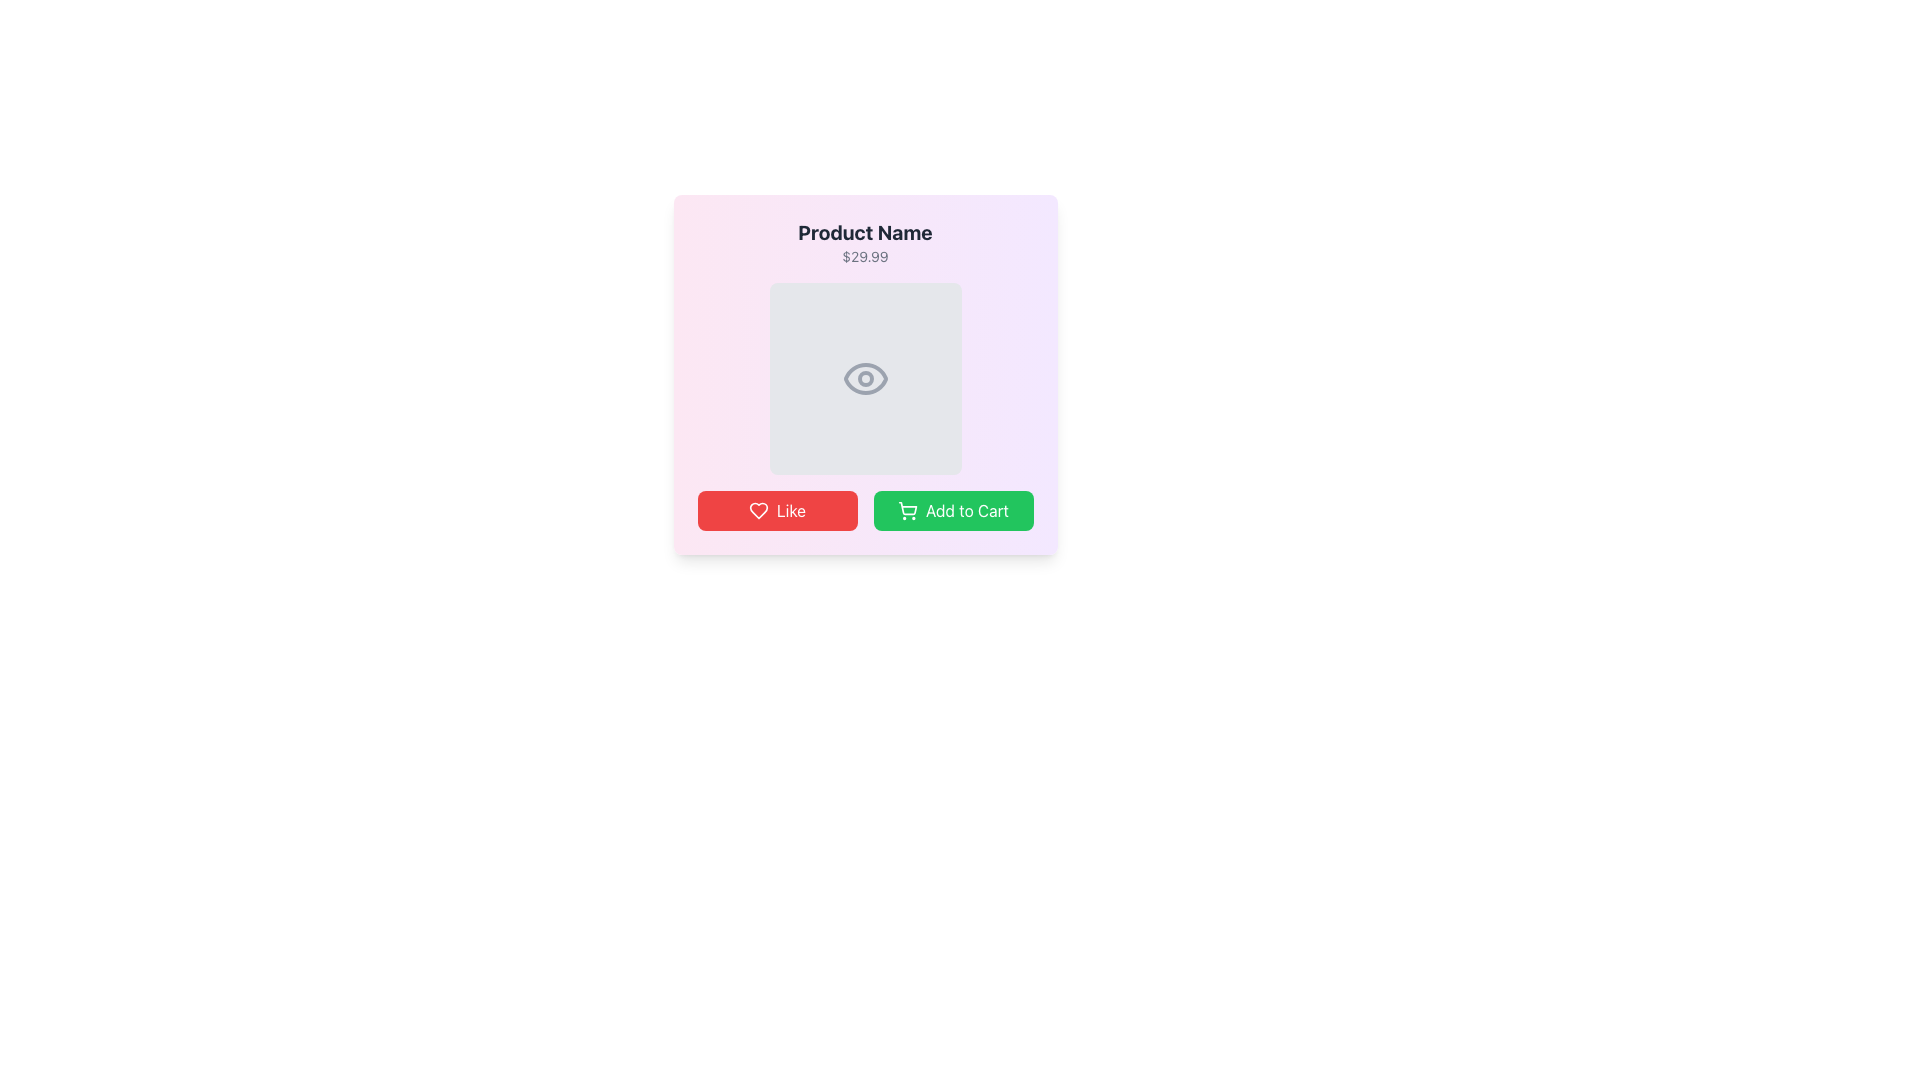  I want to click on the eye icon, which is a gray circular design located in the center of a light gray rectangular area, beneath the 'Product Name' and price '$29.99', and above the 'Like' and 'Add to Cart' buttons, so click(865, 378).